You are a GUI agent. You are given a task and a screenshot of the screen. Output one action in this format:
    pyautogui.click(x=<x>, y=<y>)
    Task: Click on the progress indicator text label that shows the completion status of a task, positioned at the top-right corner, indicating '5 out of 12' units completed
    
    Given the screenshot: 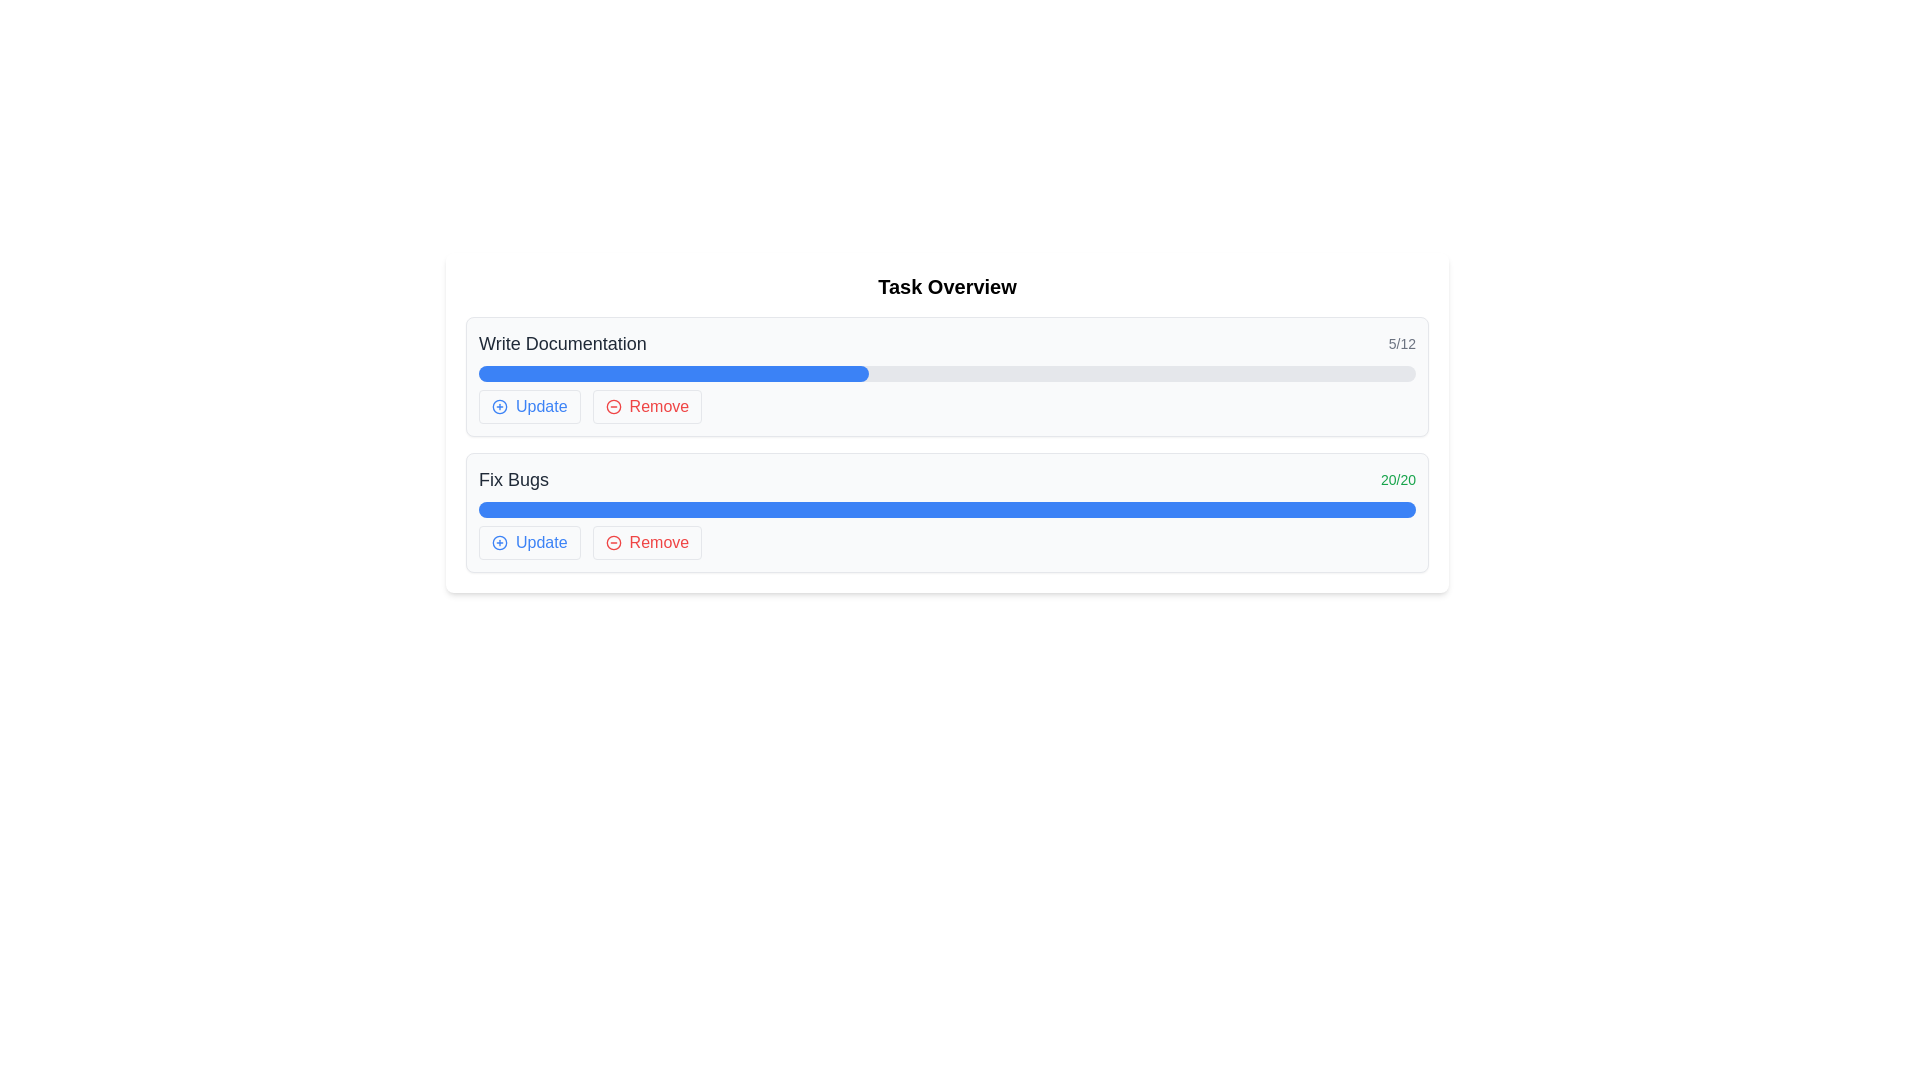 What is the action you would take?
    pyautogui.click(x=1401, y=342)
    